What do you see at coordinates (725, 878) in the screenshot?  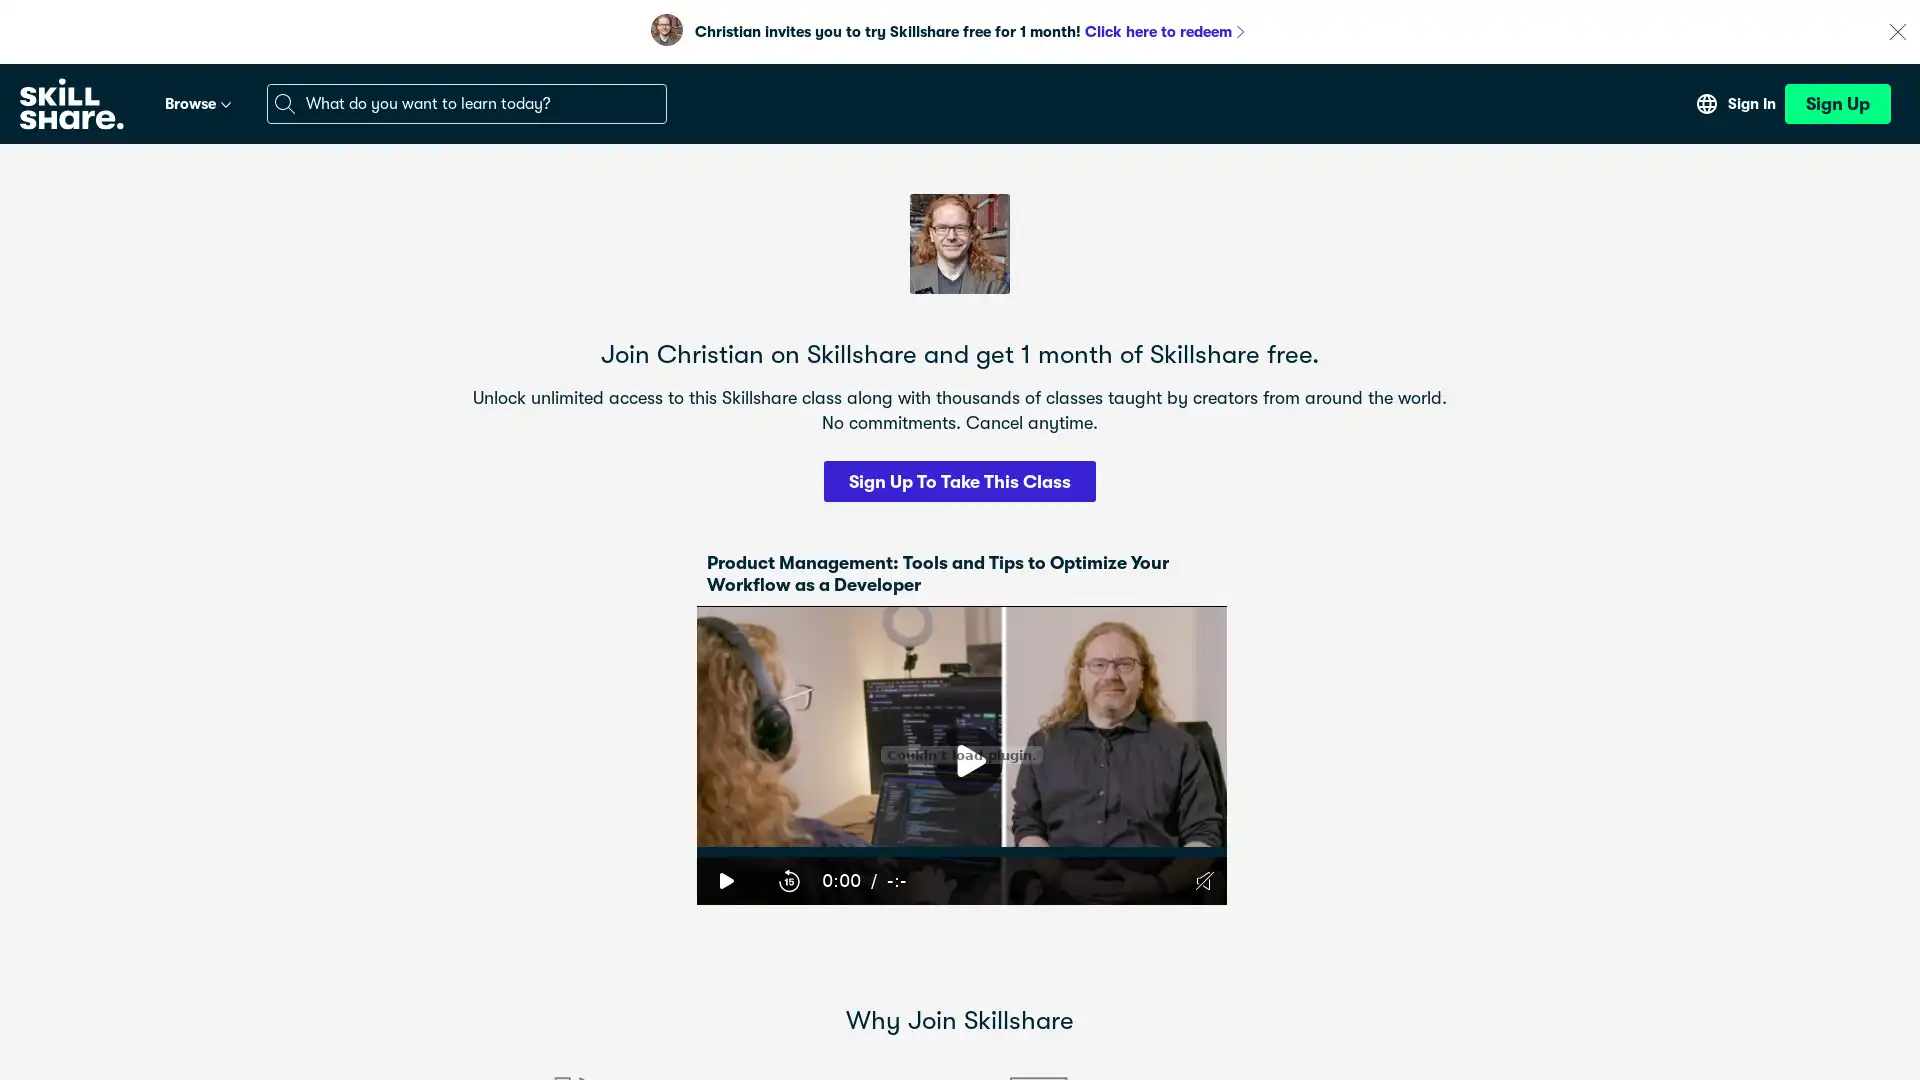 I see `Play` at bounding box center [725, 878].